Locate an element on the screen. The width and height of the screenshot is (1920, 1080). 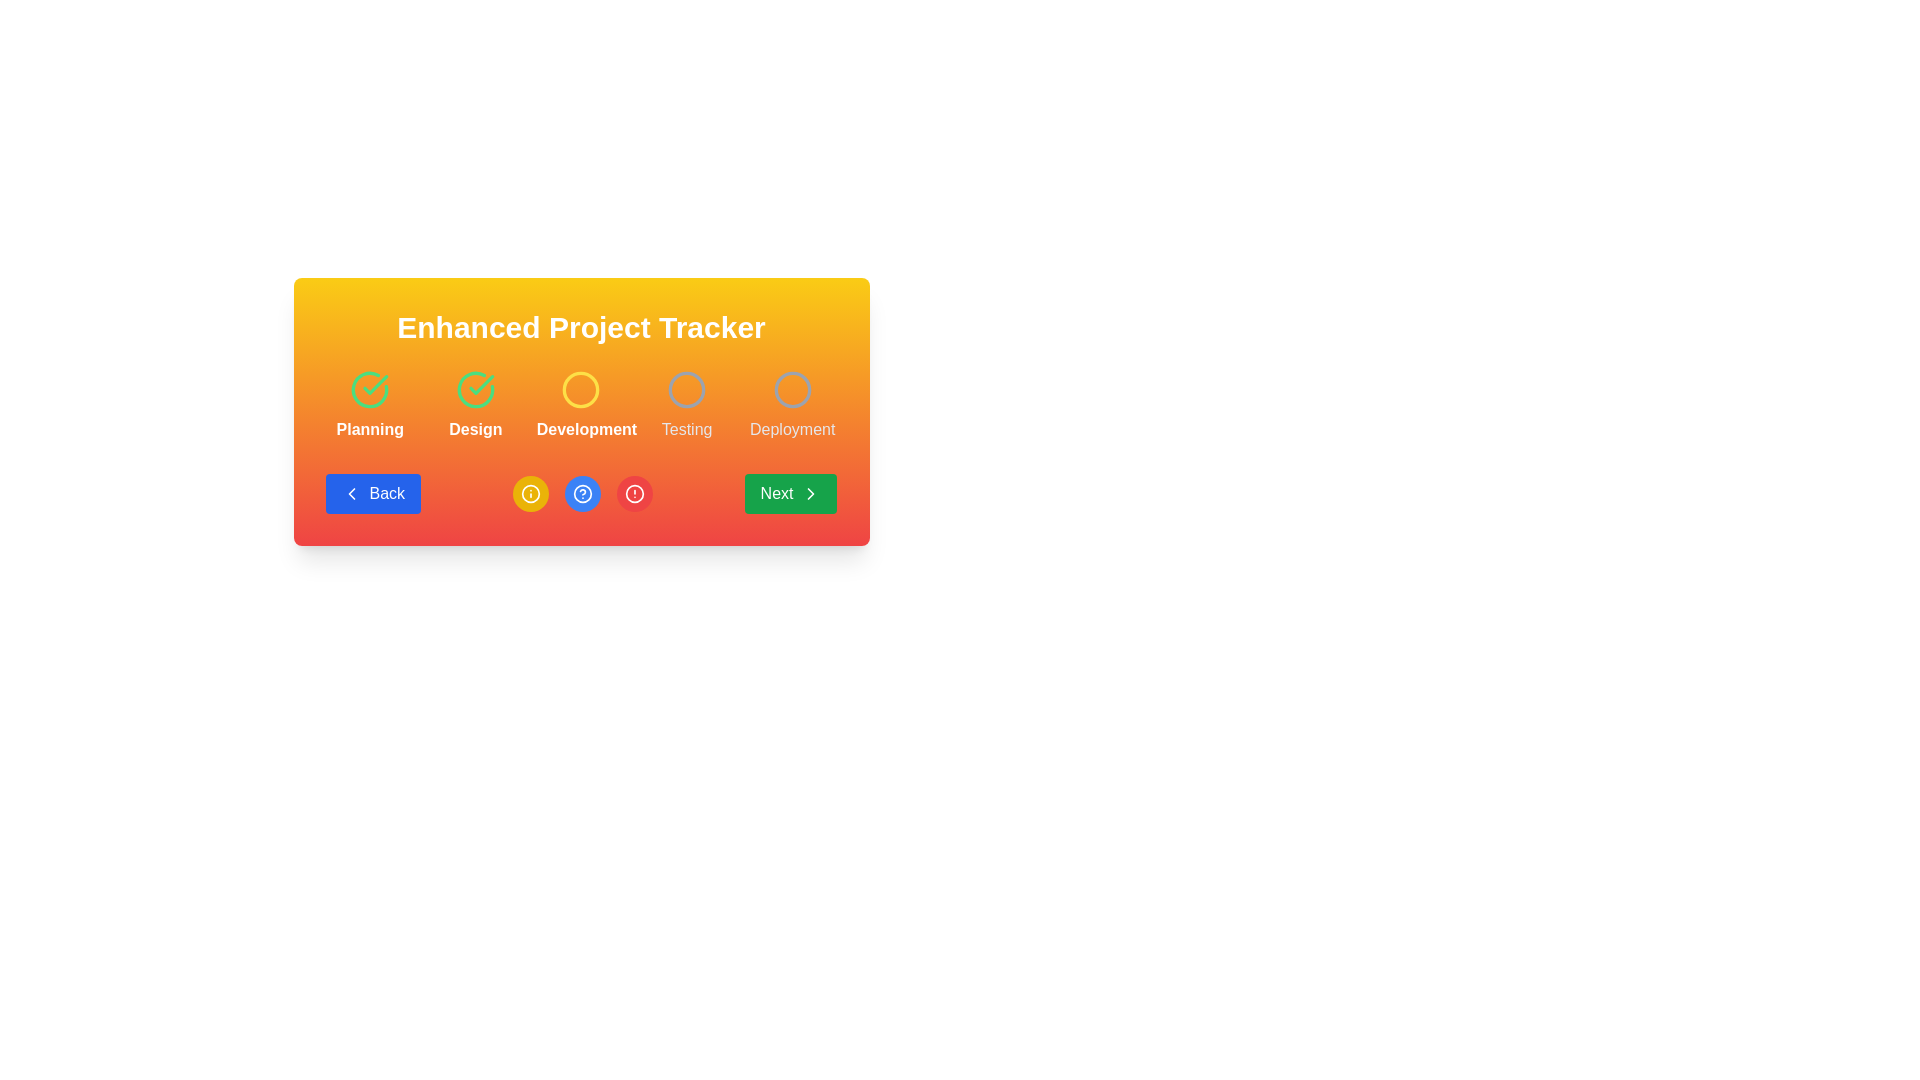
the middle circular button with a blue background and an information symbol is located at coordinates (580, 493).